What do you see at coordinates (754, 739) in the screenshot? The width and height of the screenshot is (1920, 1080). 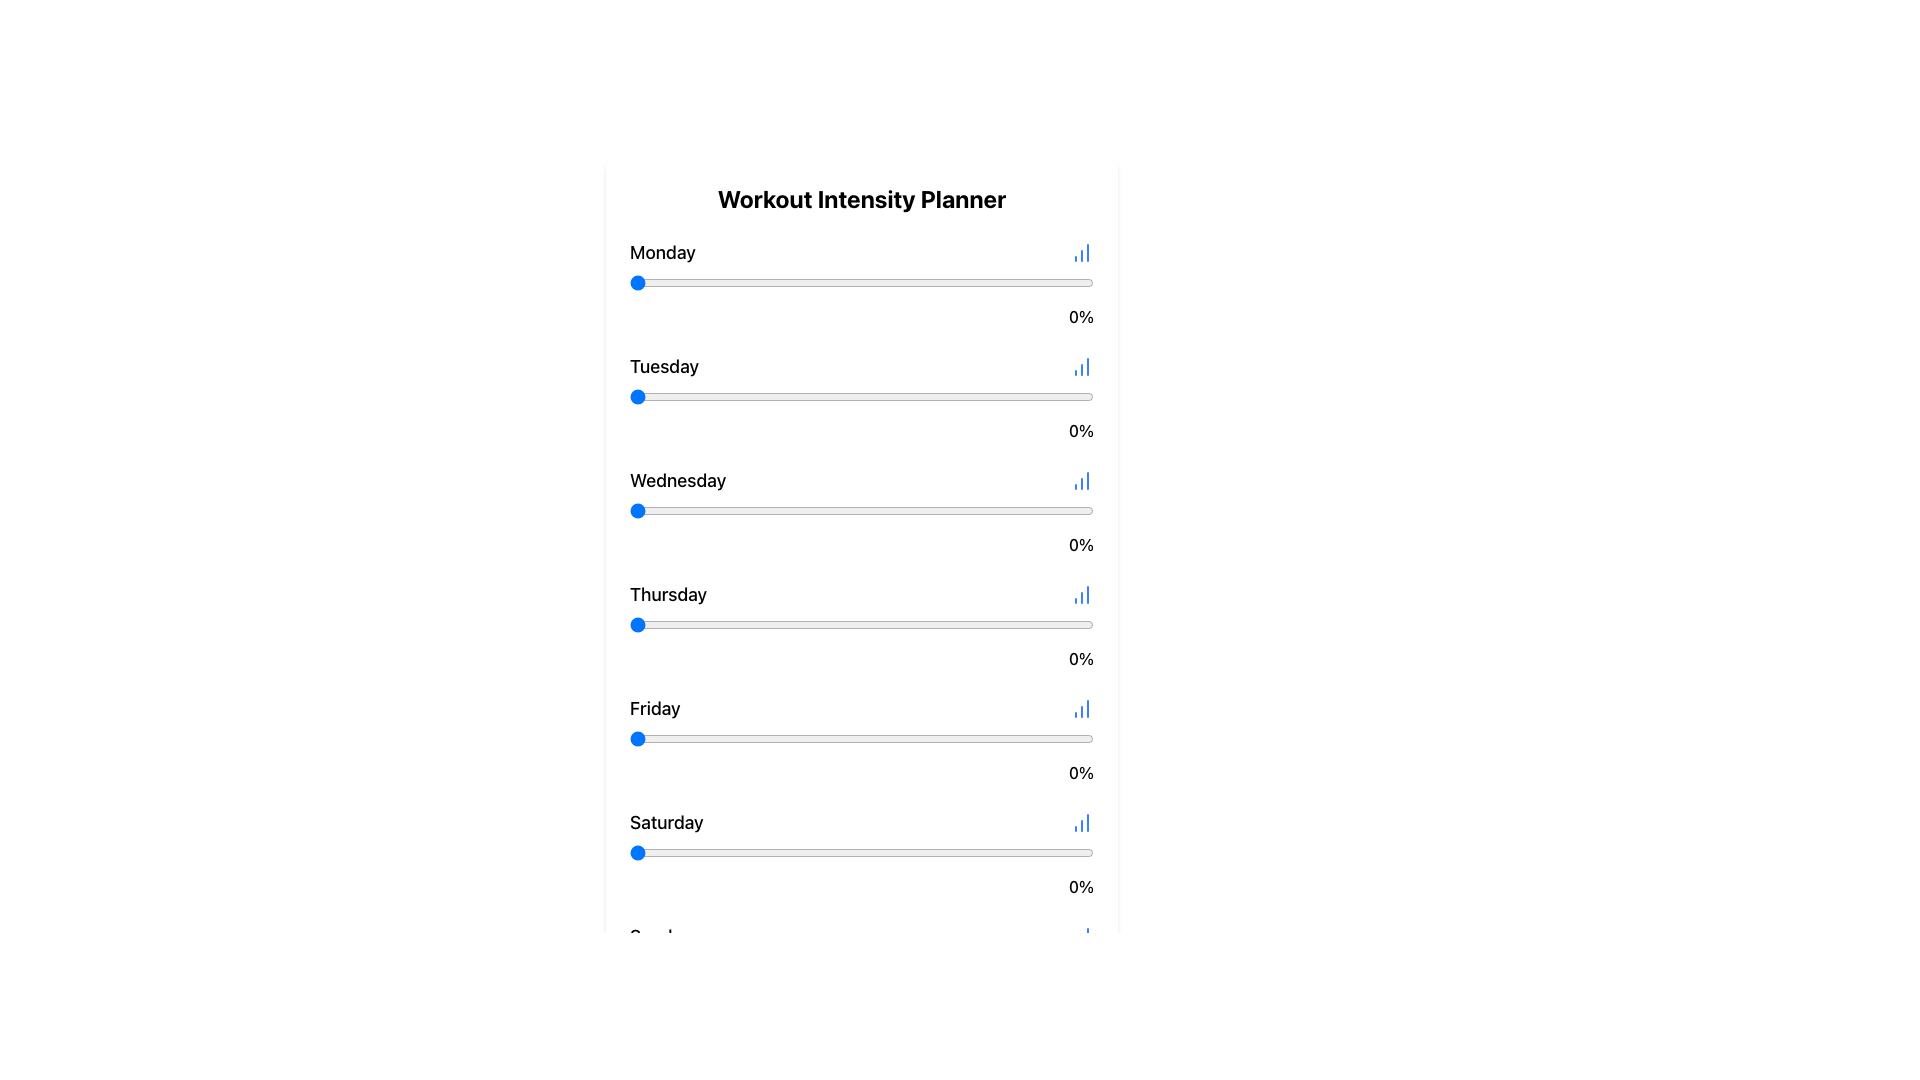 I see `the Friday workout intensity` at bounding box center [754, 739].